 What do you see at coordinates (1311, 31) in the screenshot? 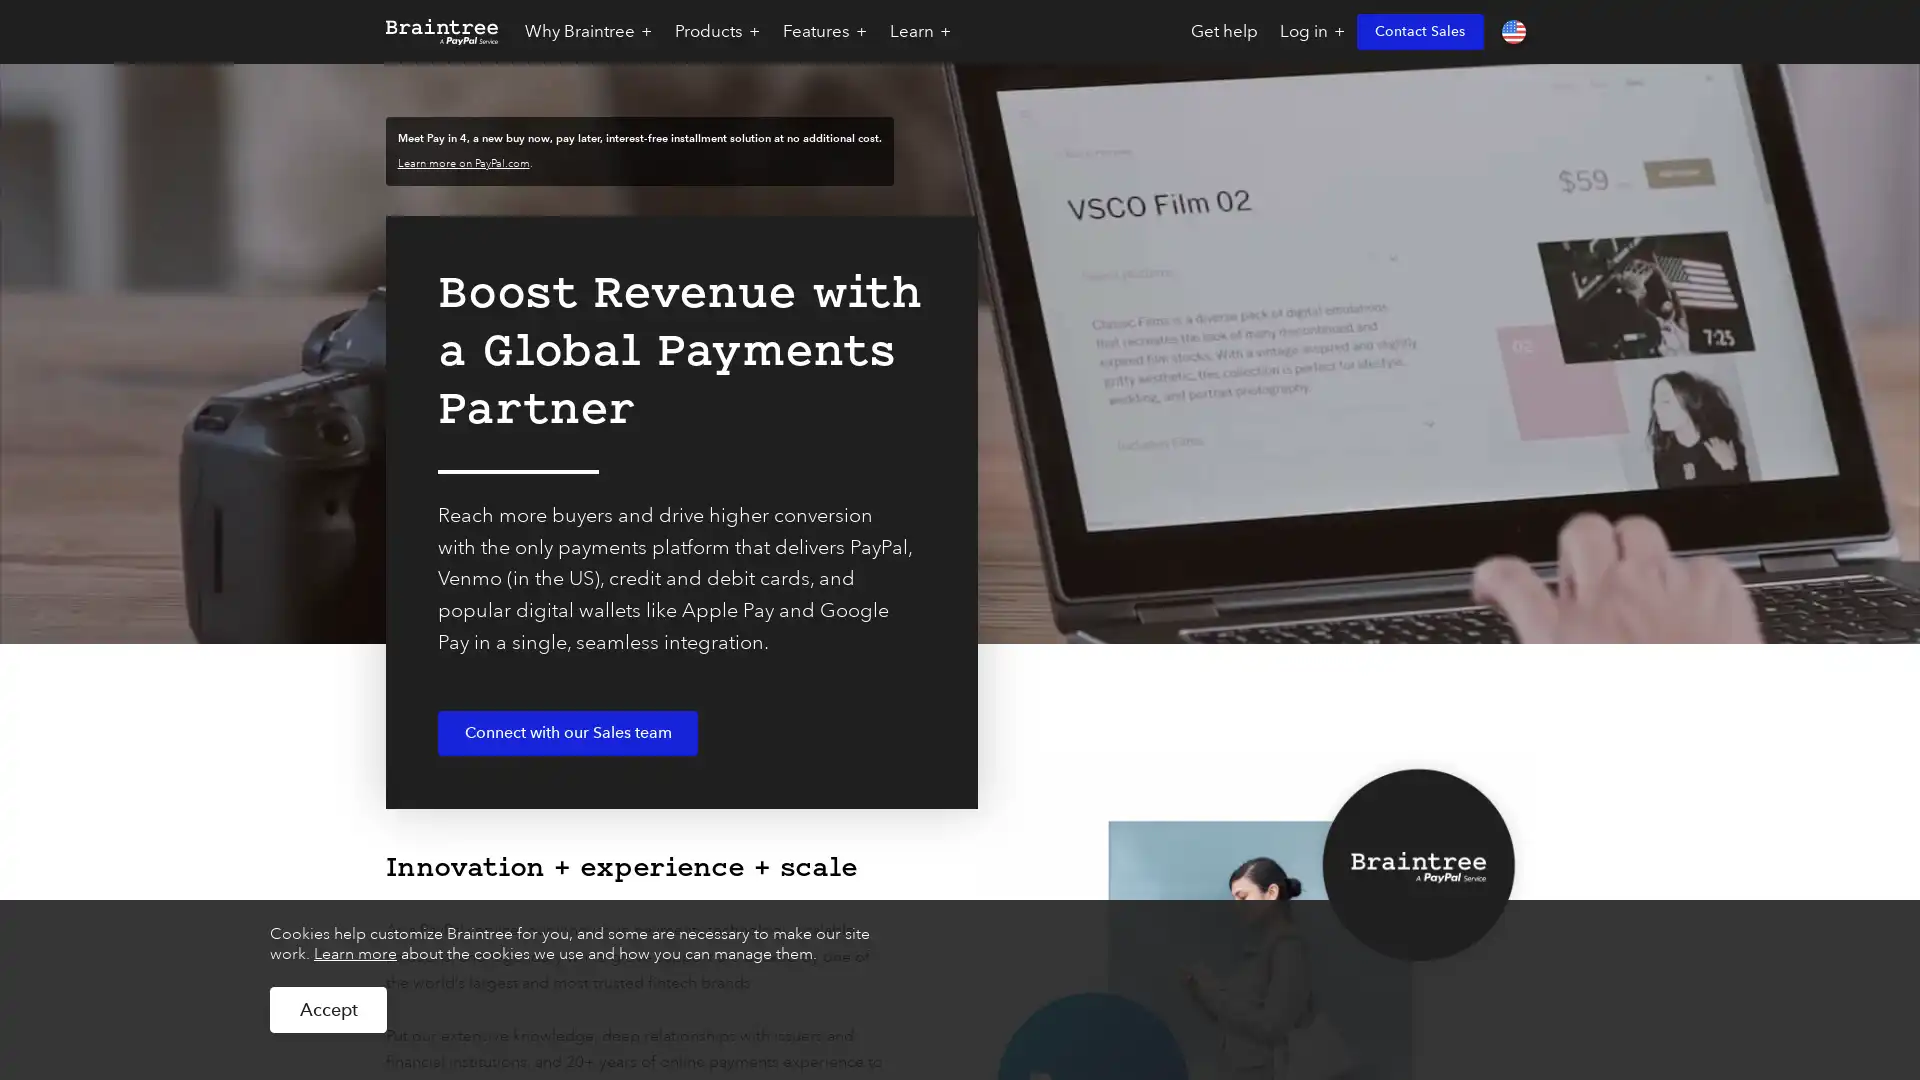
I see `Log in menu` at bounding box center [1311, 31].